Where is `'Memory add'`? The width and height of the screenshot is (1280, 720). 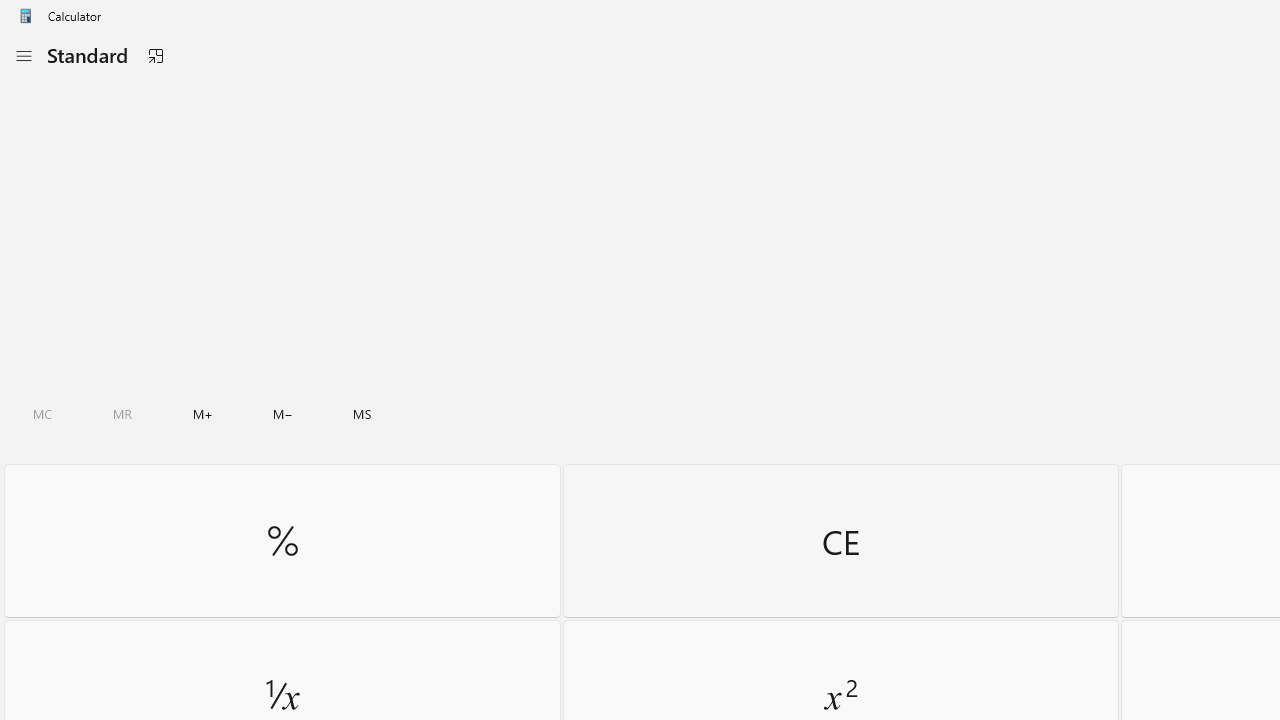
'Memory add' is located at coordinates (202, 413).